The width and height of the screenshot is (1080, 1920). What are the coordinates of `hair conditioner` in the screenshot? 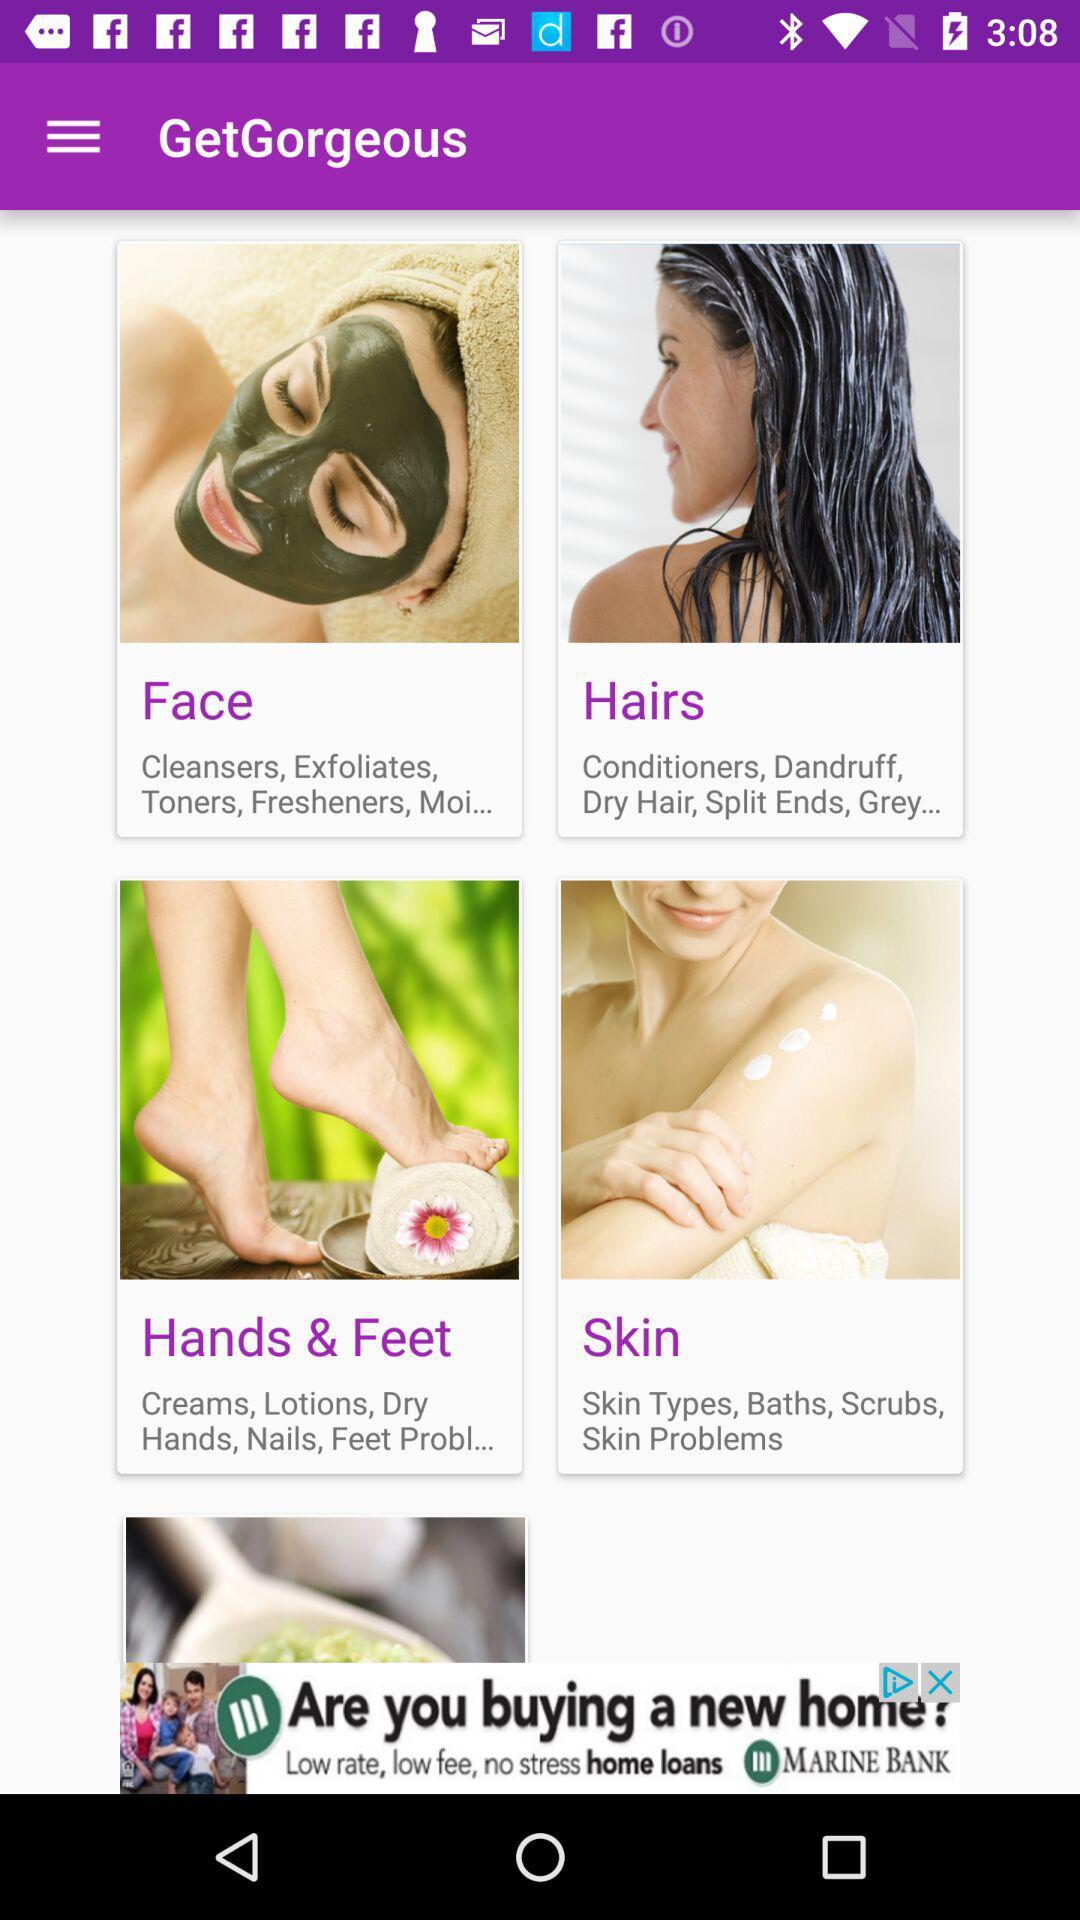 It's located at (760, 538).